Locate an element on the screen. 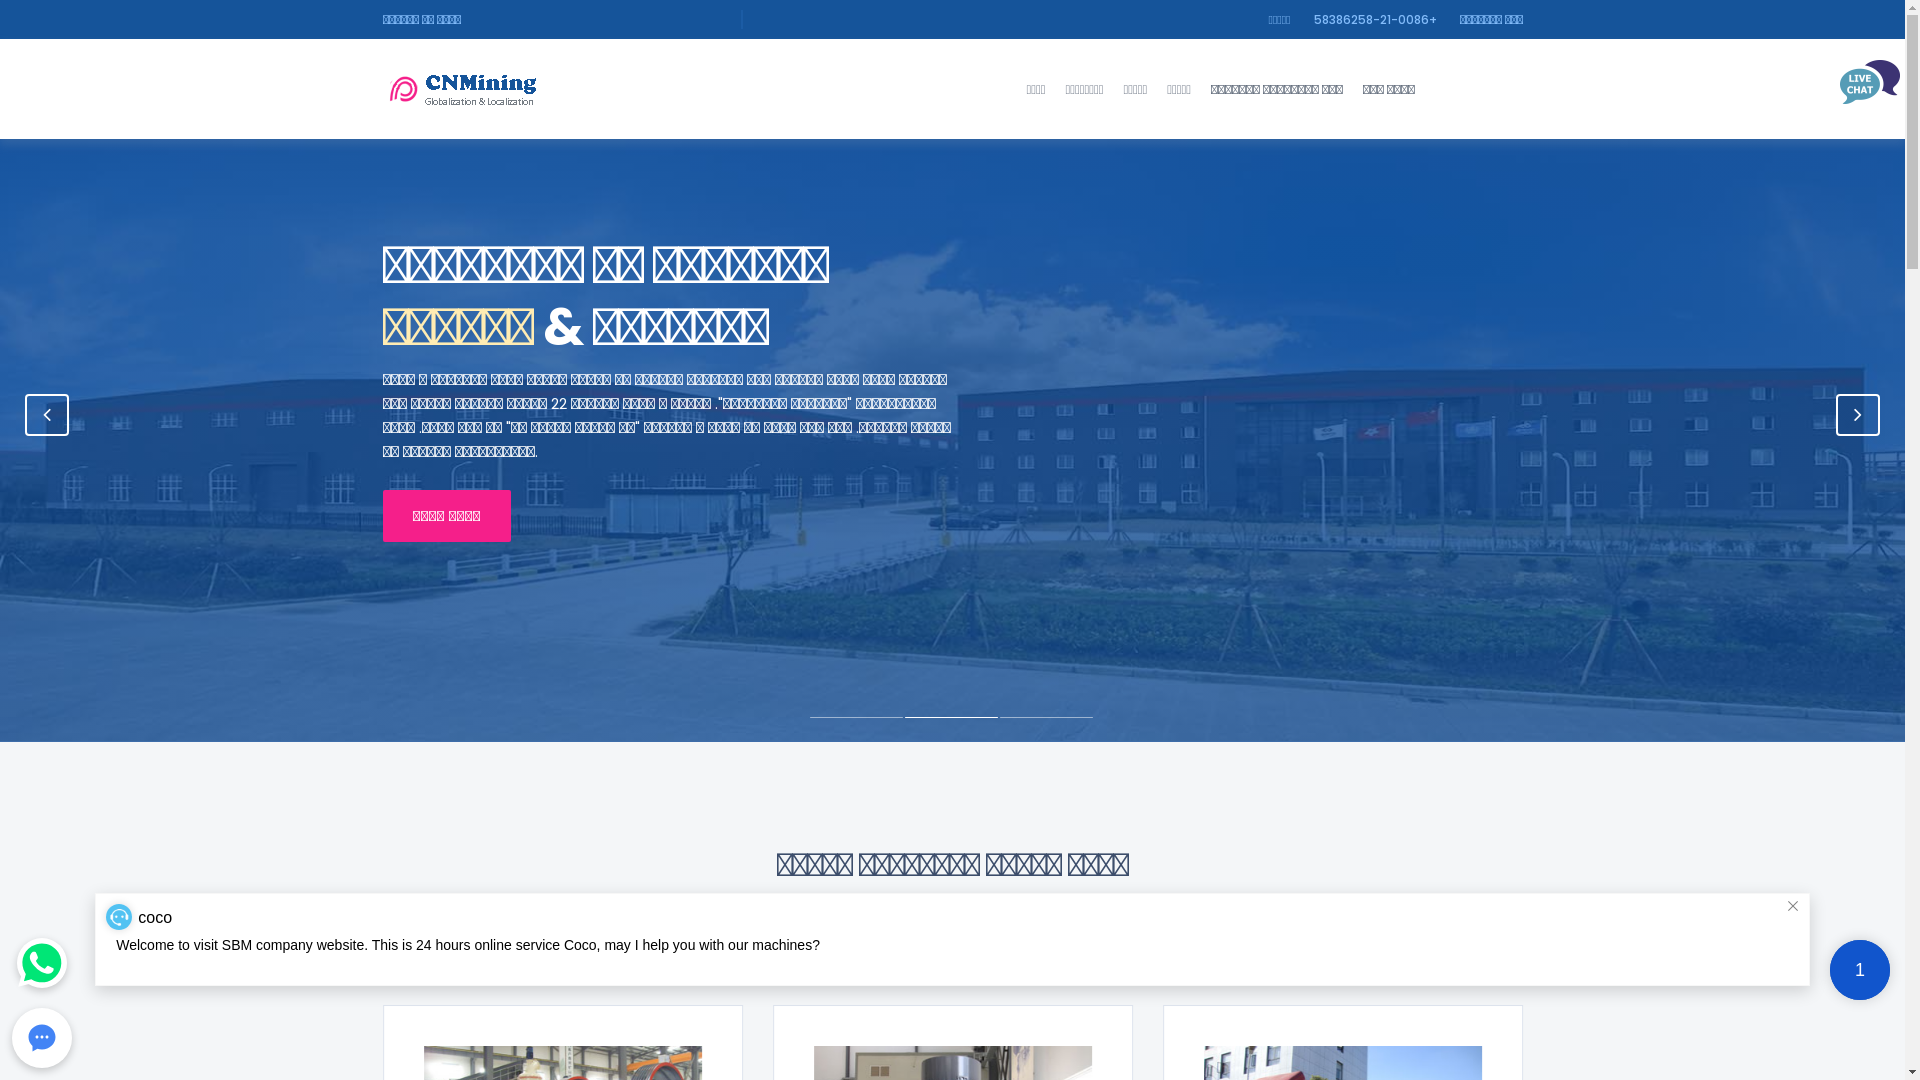 The width and height of the screenshot is (1920, 1080). '+0086-21-58386258' is located at coordinates (1374, 19).